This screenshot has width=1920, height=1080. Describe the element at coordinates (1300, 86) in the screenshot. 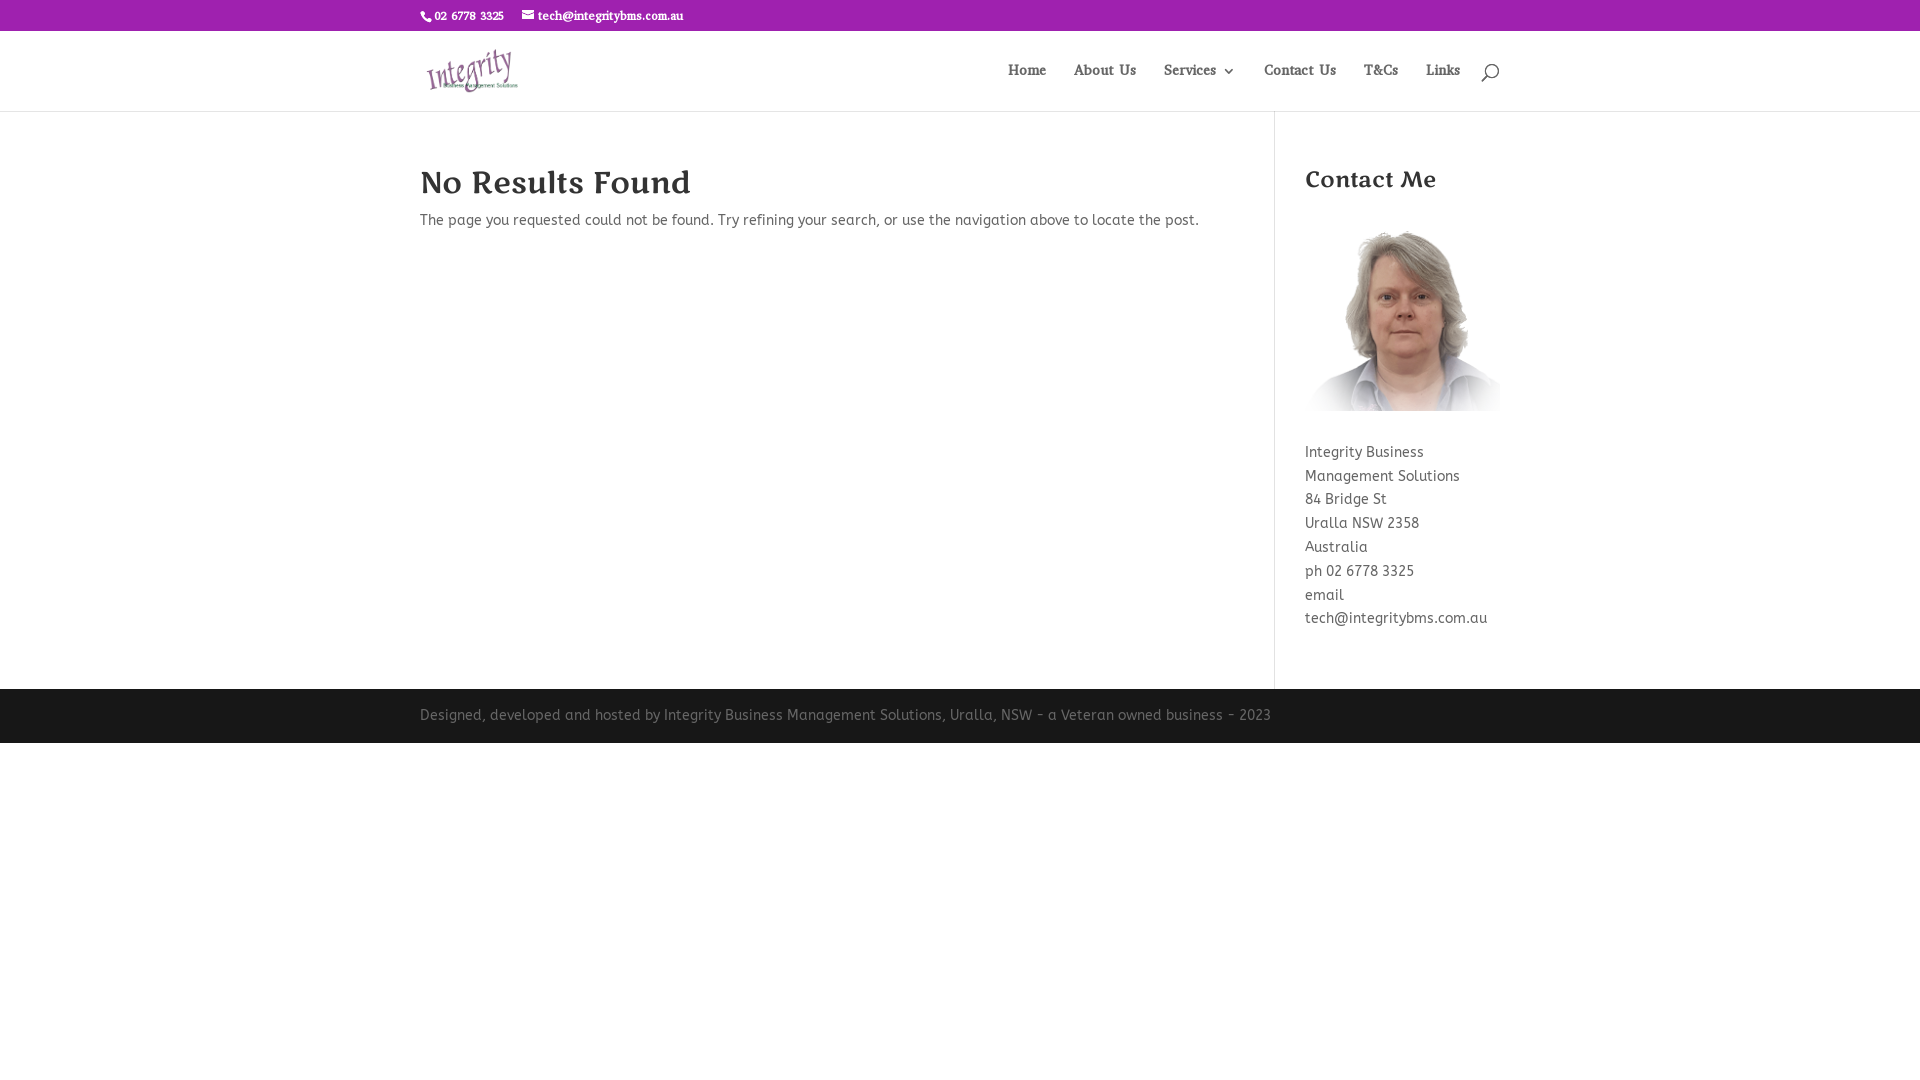

I see `'Contact Us'` at that location.